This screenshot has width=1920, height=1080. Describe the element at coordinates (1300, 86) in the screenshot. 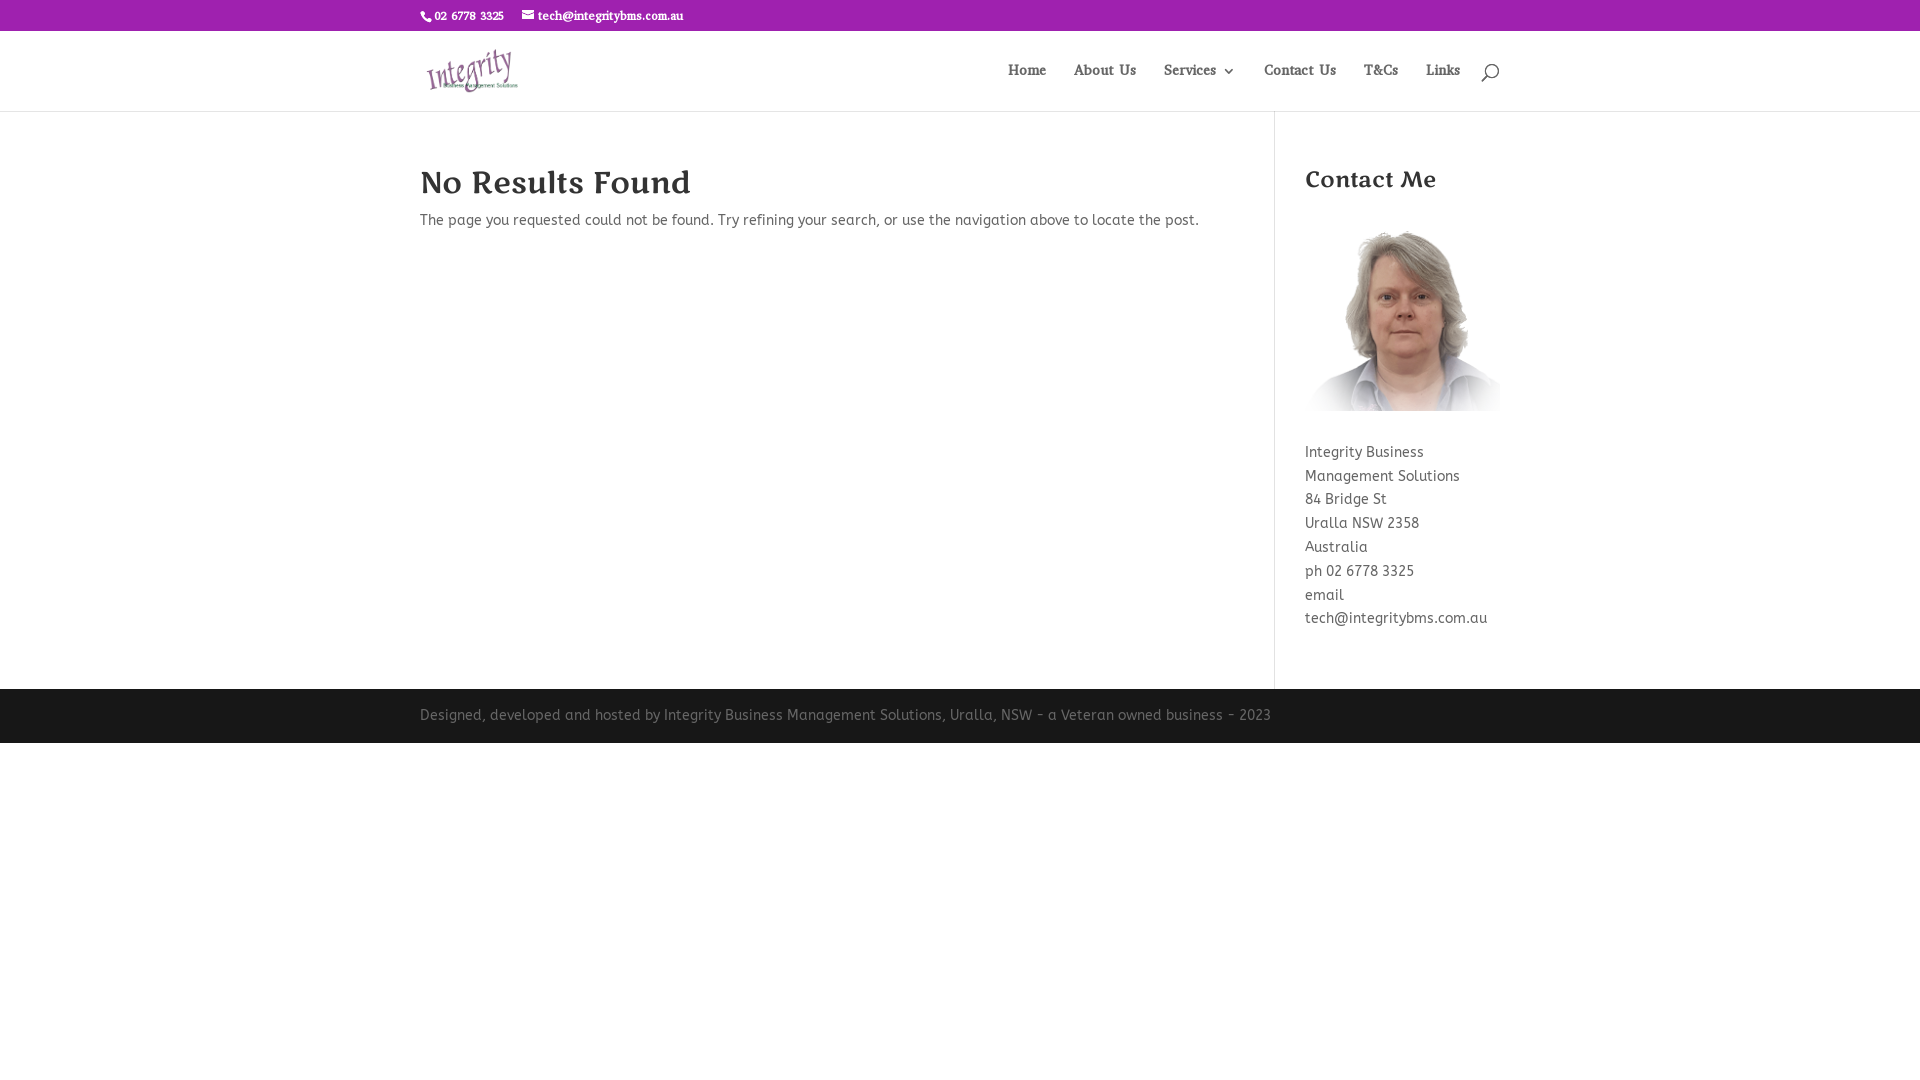

I see `'Contact Us'` at that location.